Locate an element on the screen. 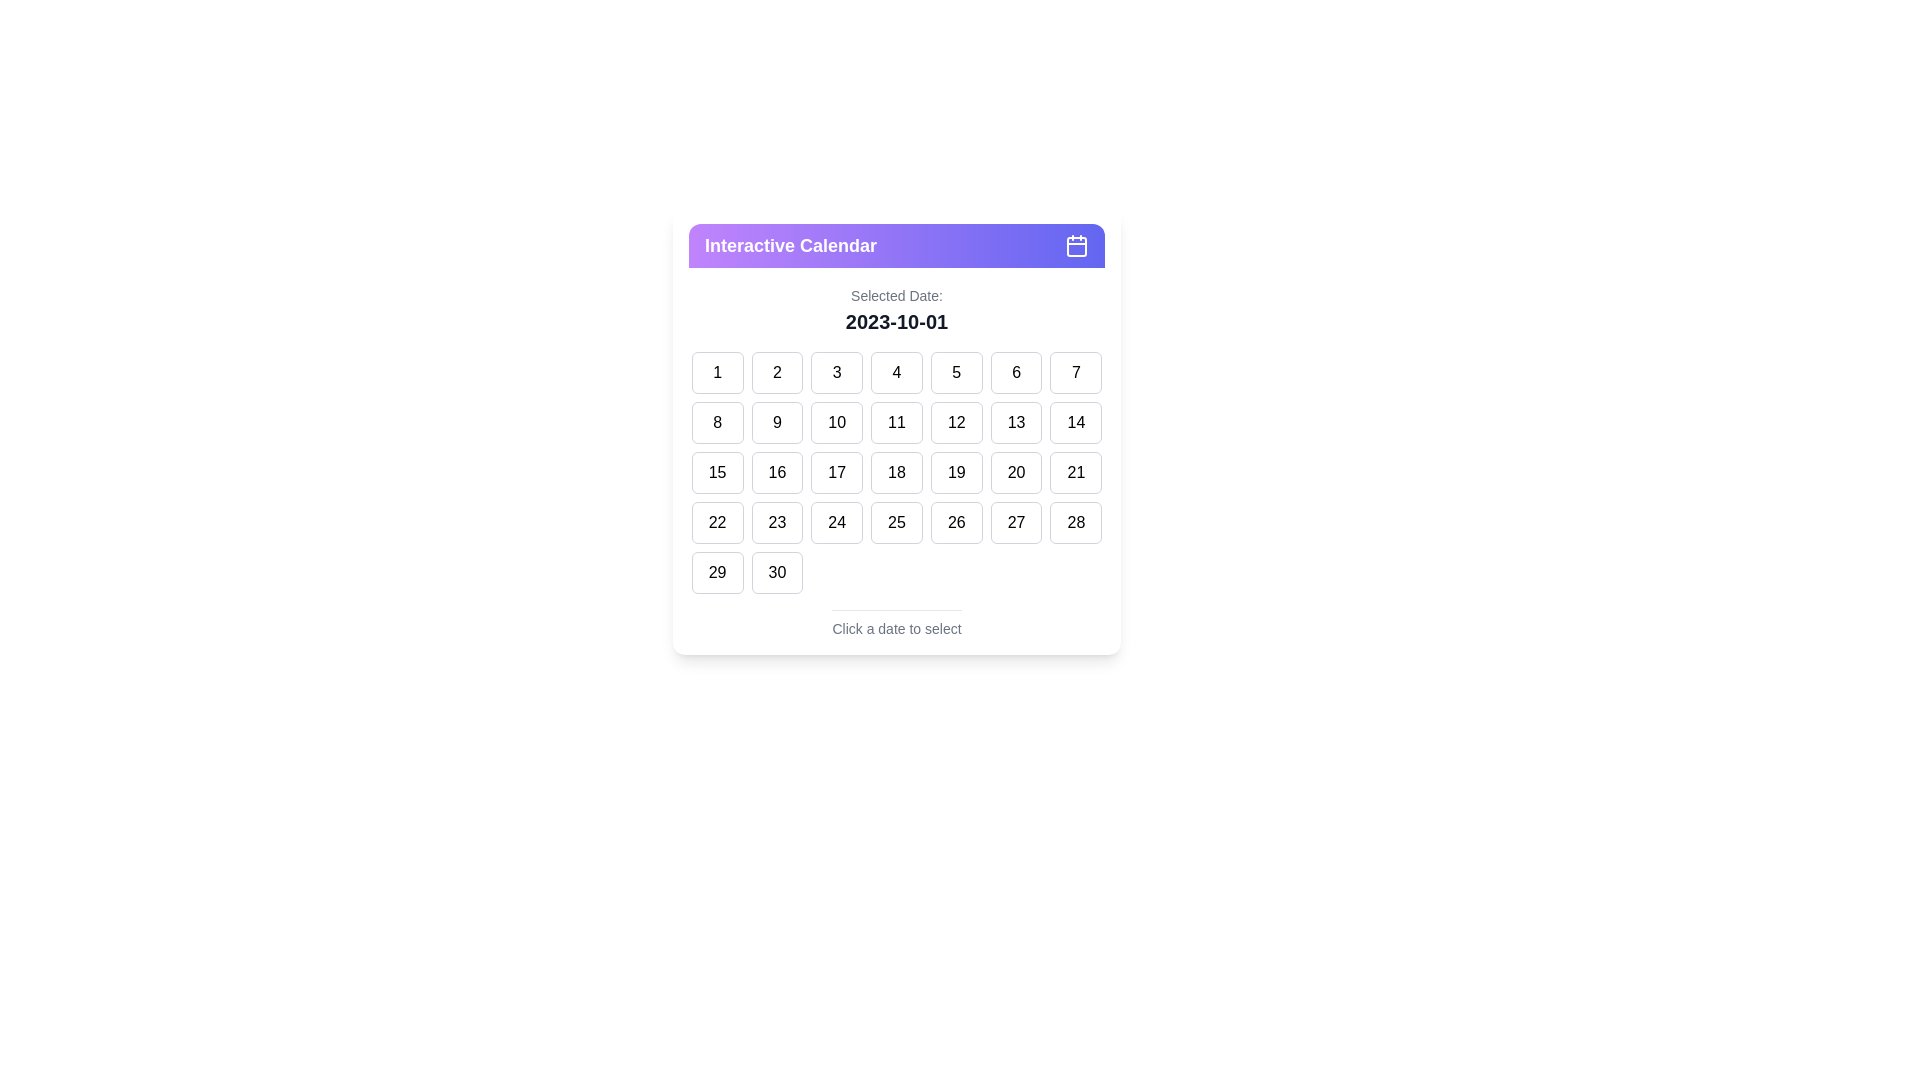 Image resolution: width=1920 pixels, height=1080 pixels. the numeric button '24' which is styled with a light gray border and white background, located in the fourth row and fourth column of the grid layout is located at coordinates (837, 522).